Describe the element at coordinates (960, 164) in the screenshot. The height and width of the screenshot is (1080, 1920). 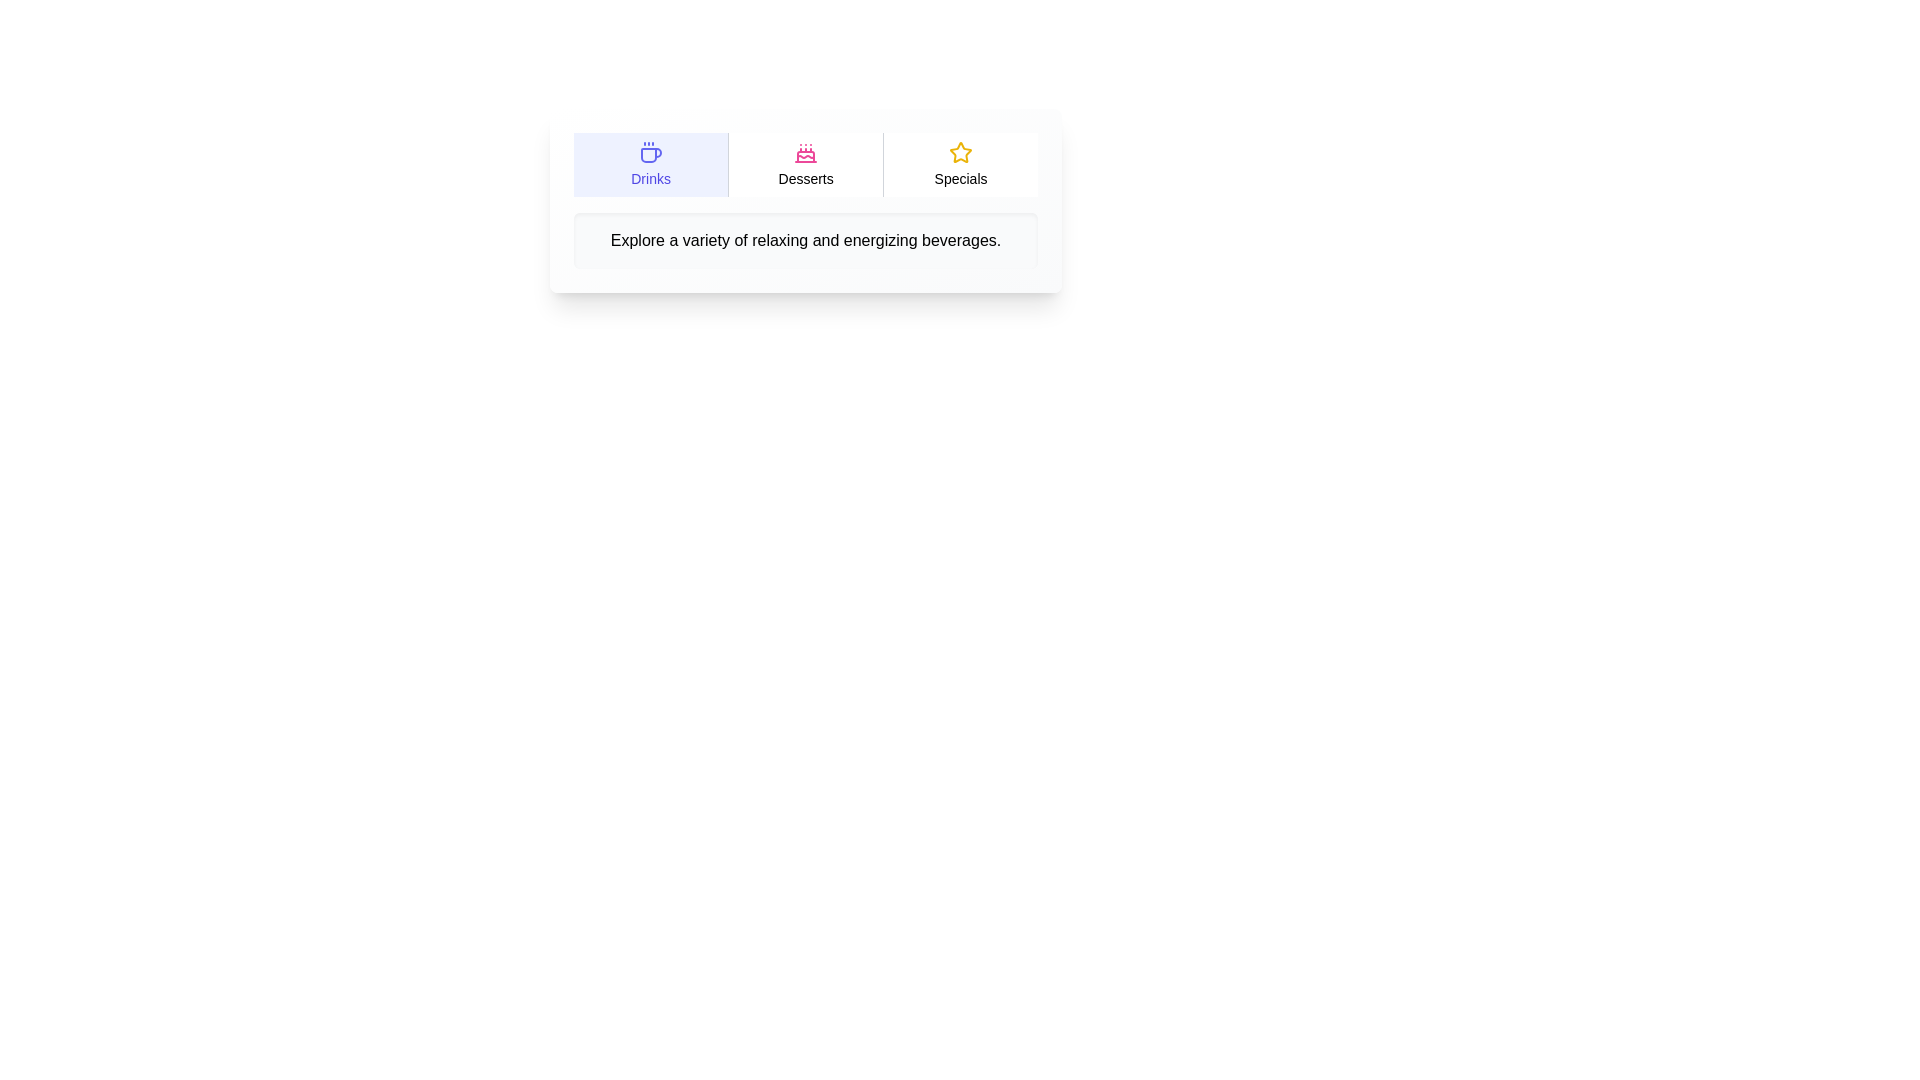
I see `the tab labeled Specials and read its content` at that location.